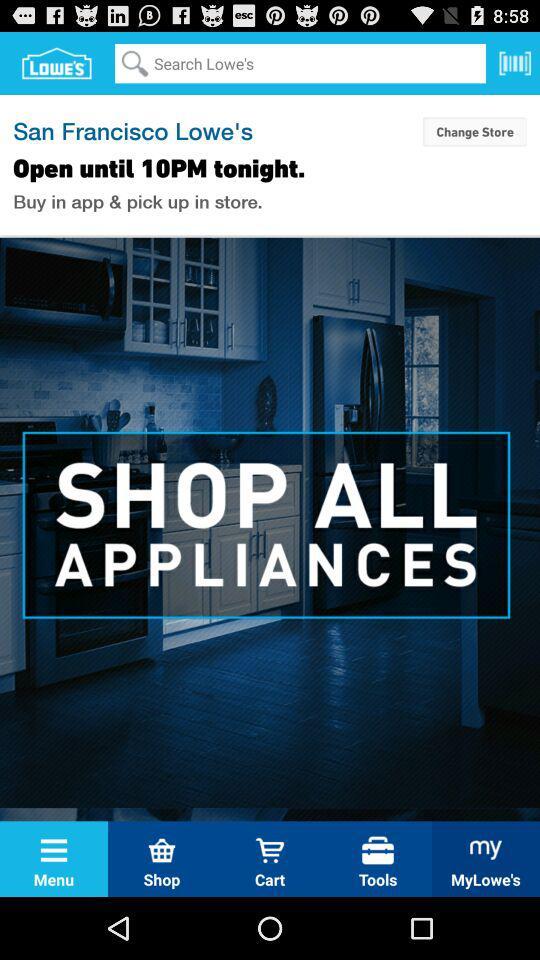 This screenshot has width=540, height=960. Describe the element at coordinates (473, 130) in the screenshot. I see `the change store` at that location.